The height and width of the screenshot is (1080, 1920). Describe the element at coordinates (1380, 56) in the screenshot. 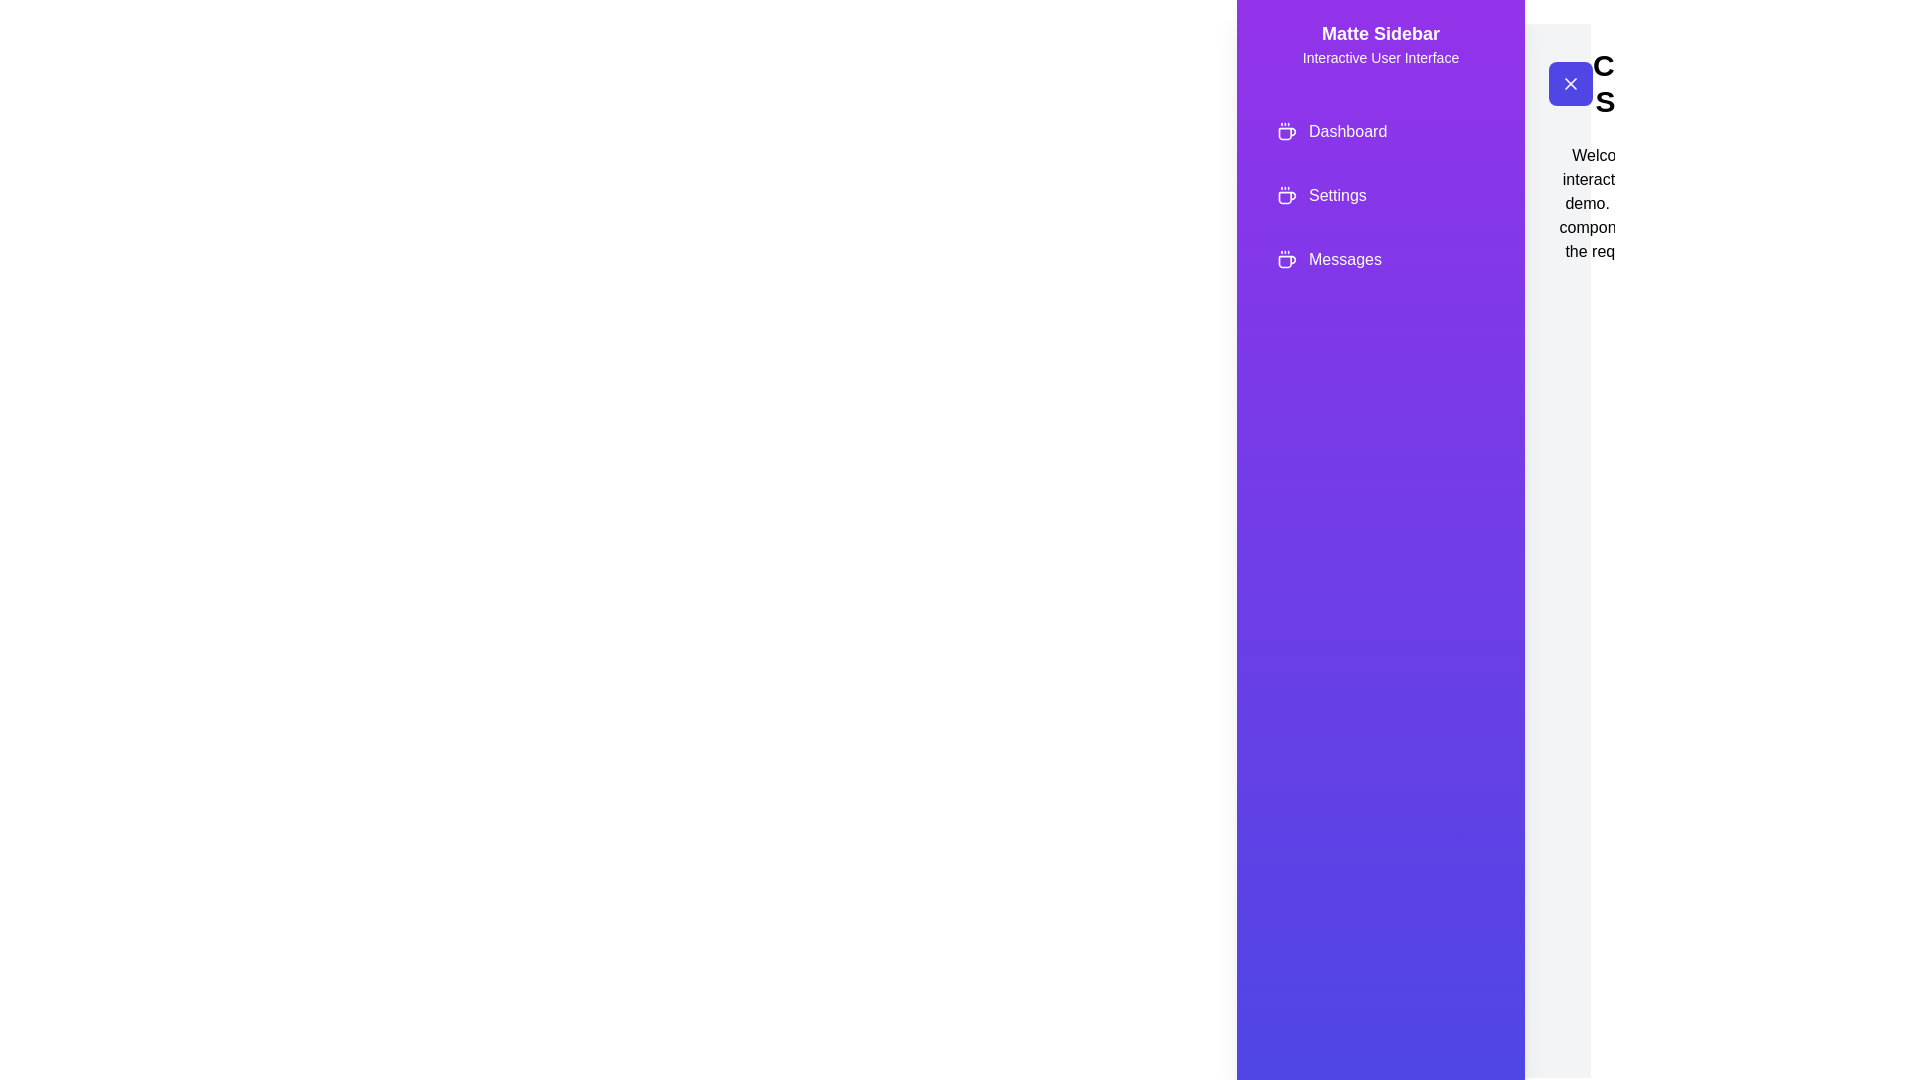

I see `the text label that reads 'Interactive User Interface', which is positioned below the title 'Matte Sidebar' in the sidebar` at that location.